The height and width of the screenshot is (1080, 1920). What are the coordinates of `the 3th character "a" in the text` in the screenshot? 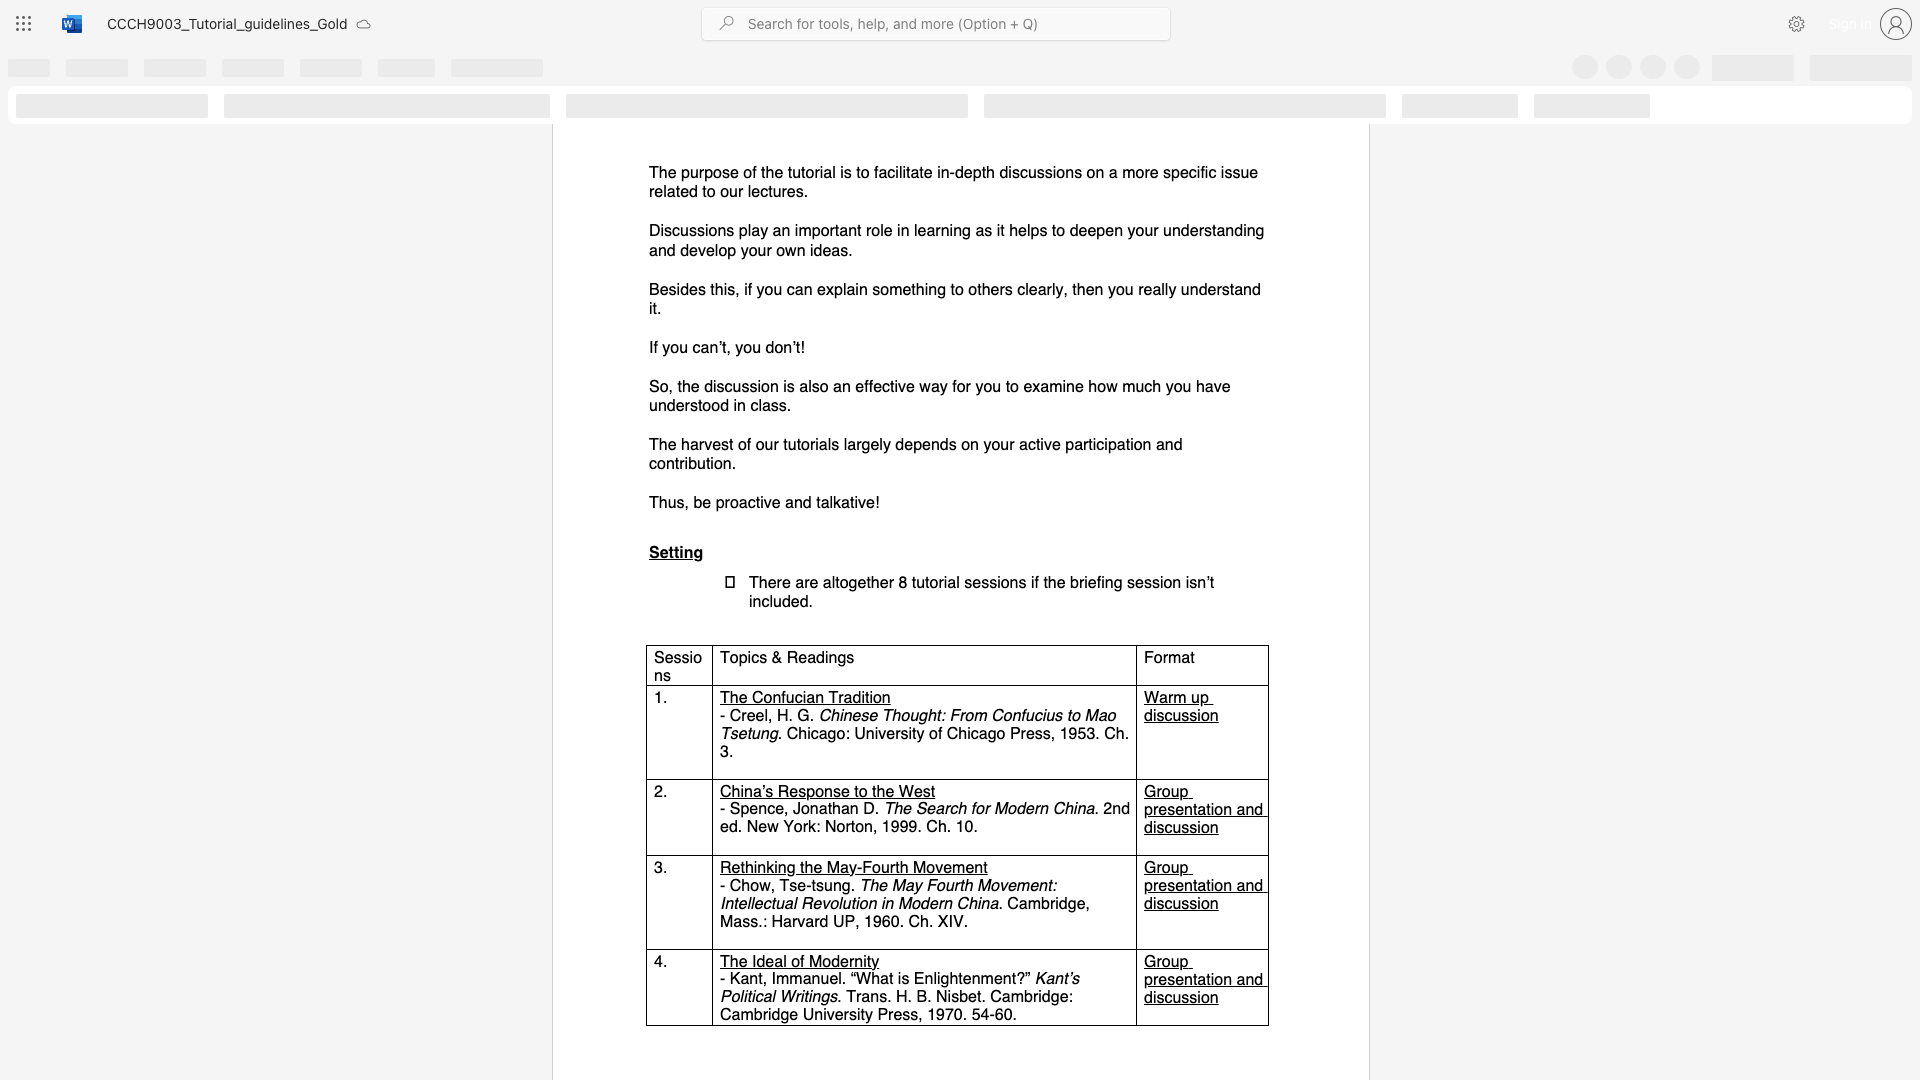 It's located at (993, 903).